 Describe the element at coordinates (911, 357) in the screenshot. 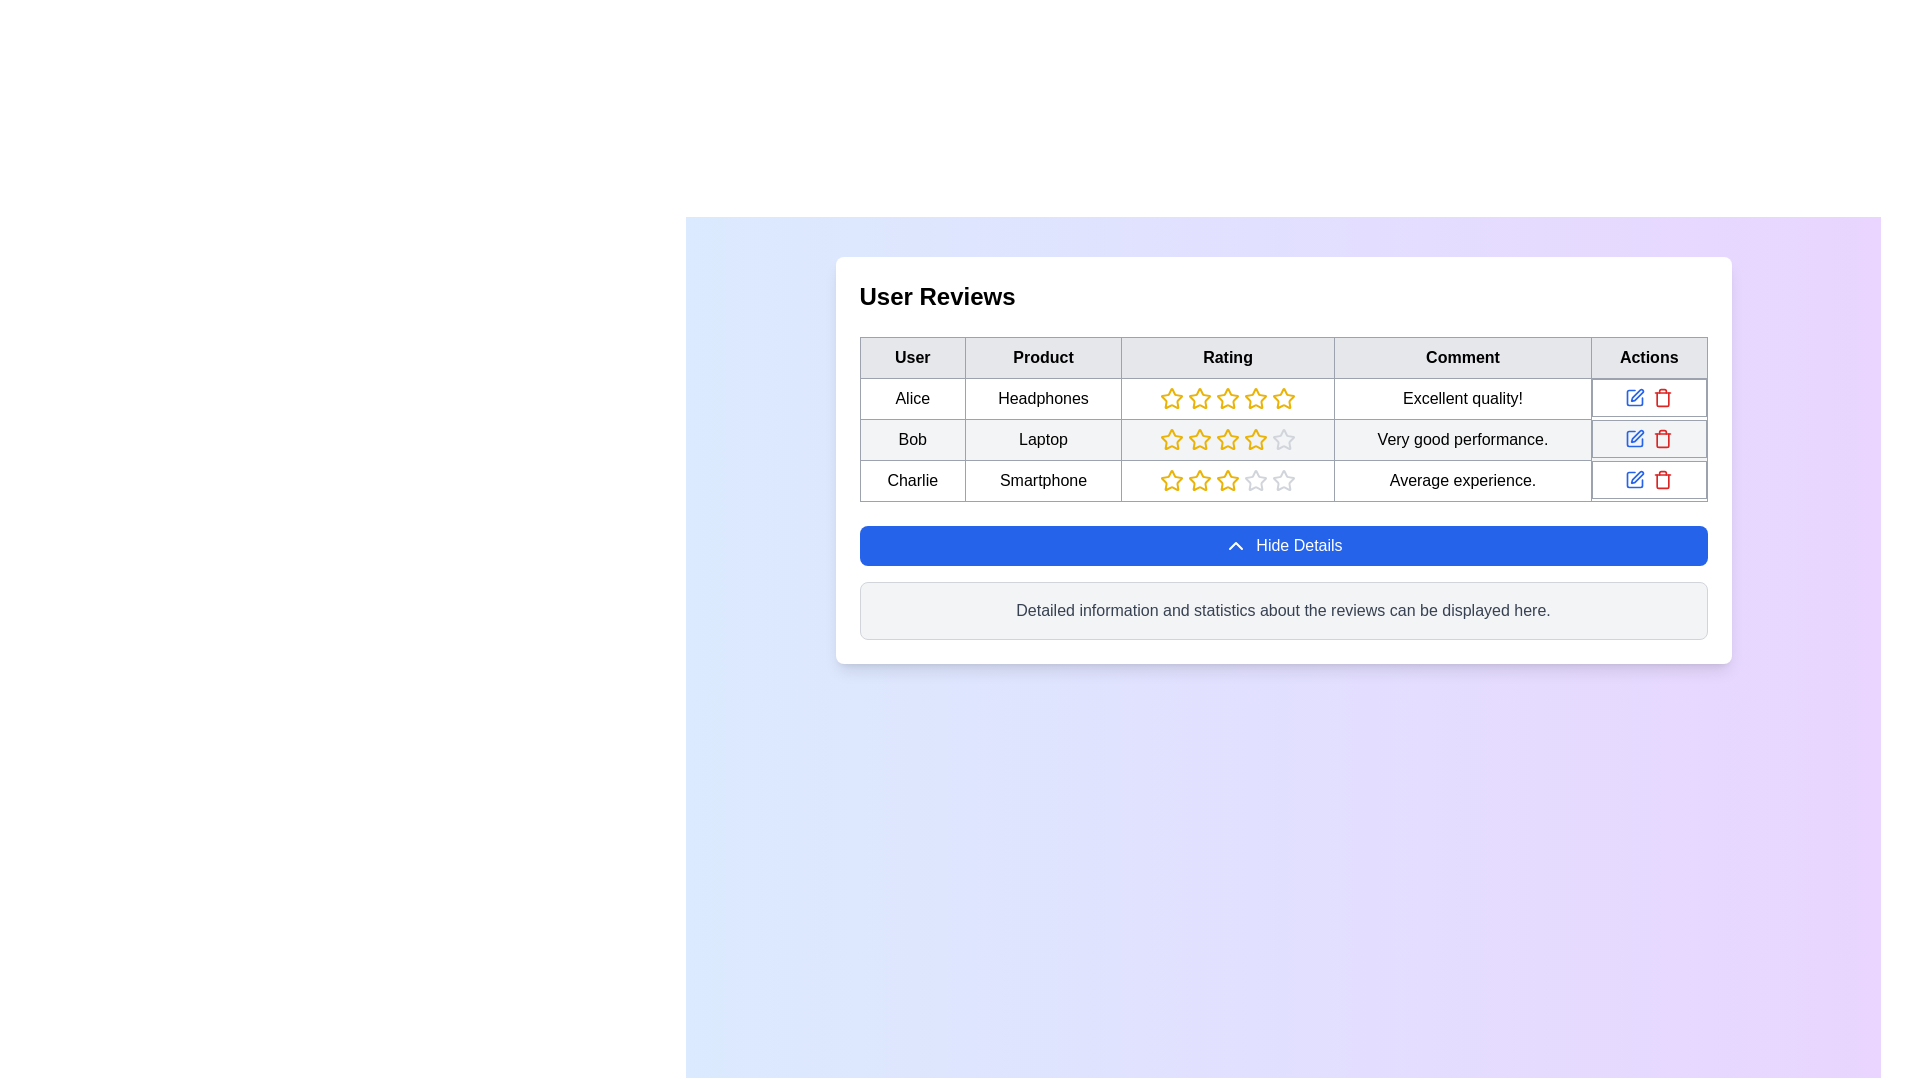

I see `the Table Header Cell containing the bold text 'User' with a light gray background` at that location.